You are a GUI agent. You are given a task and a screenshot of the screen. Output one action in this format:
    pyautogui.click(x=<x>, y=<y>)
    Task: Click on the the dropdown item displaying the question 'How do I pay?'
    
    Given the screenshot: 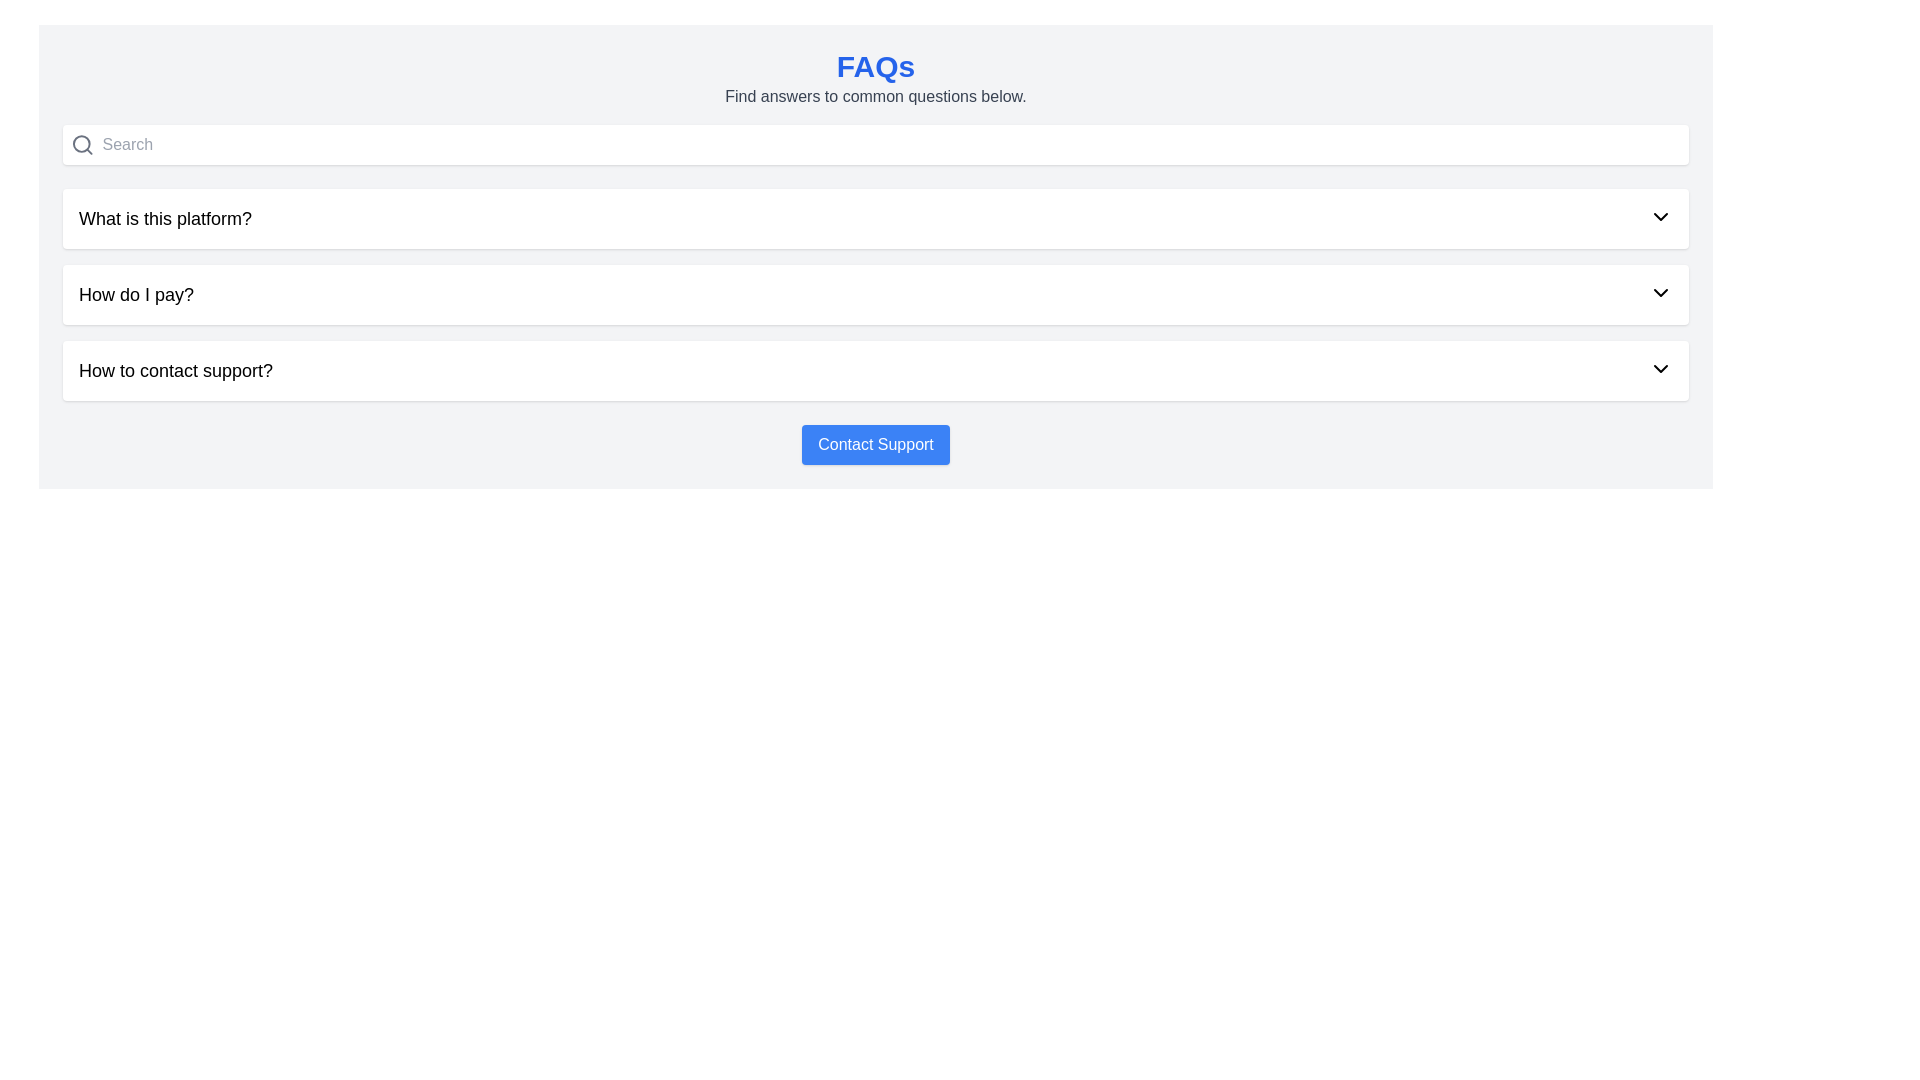 What is the action you would take?
    pyautogui.click(x=875, y=294)
    